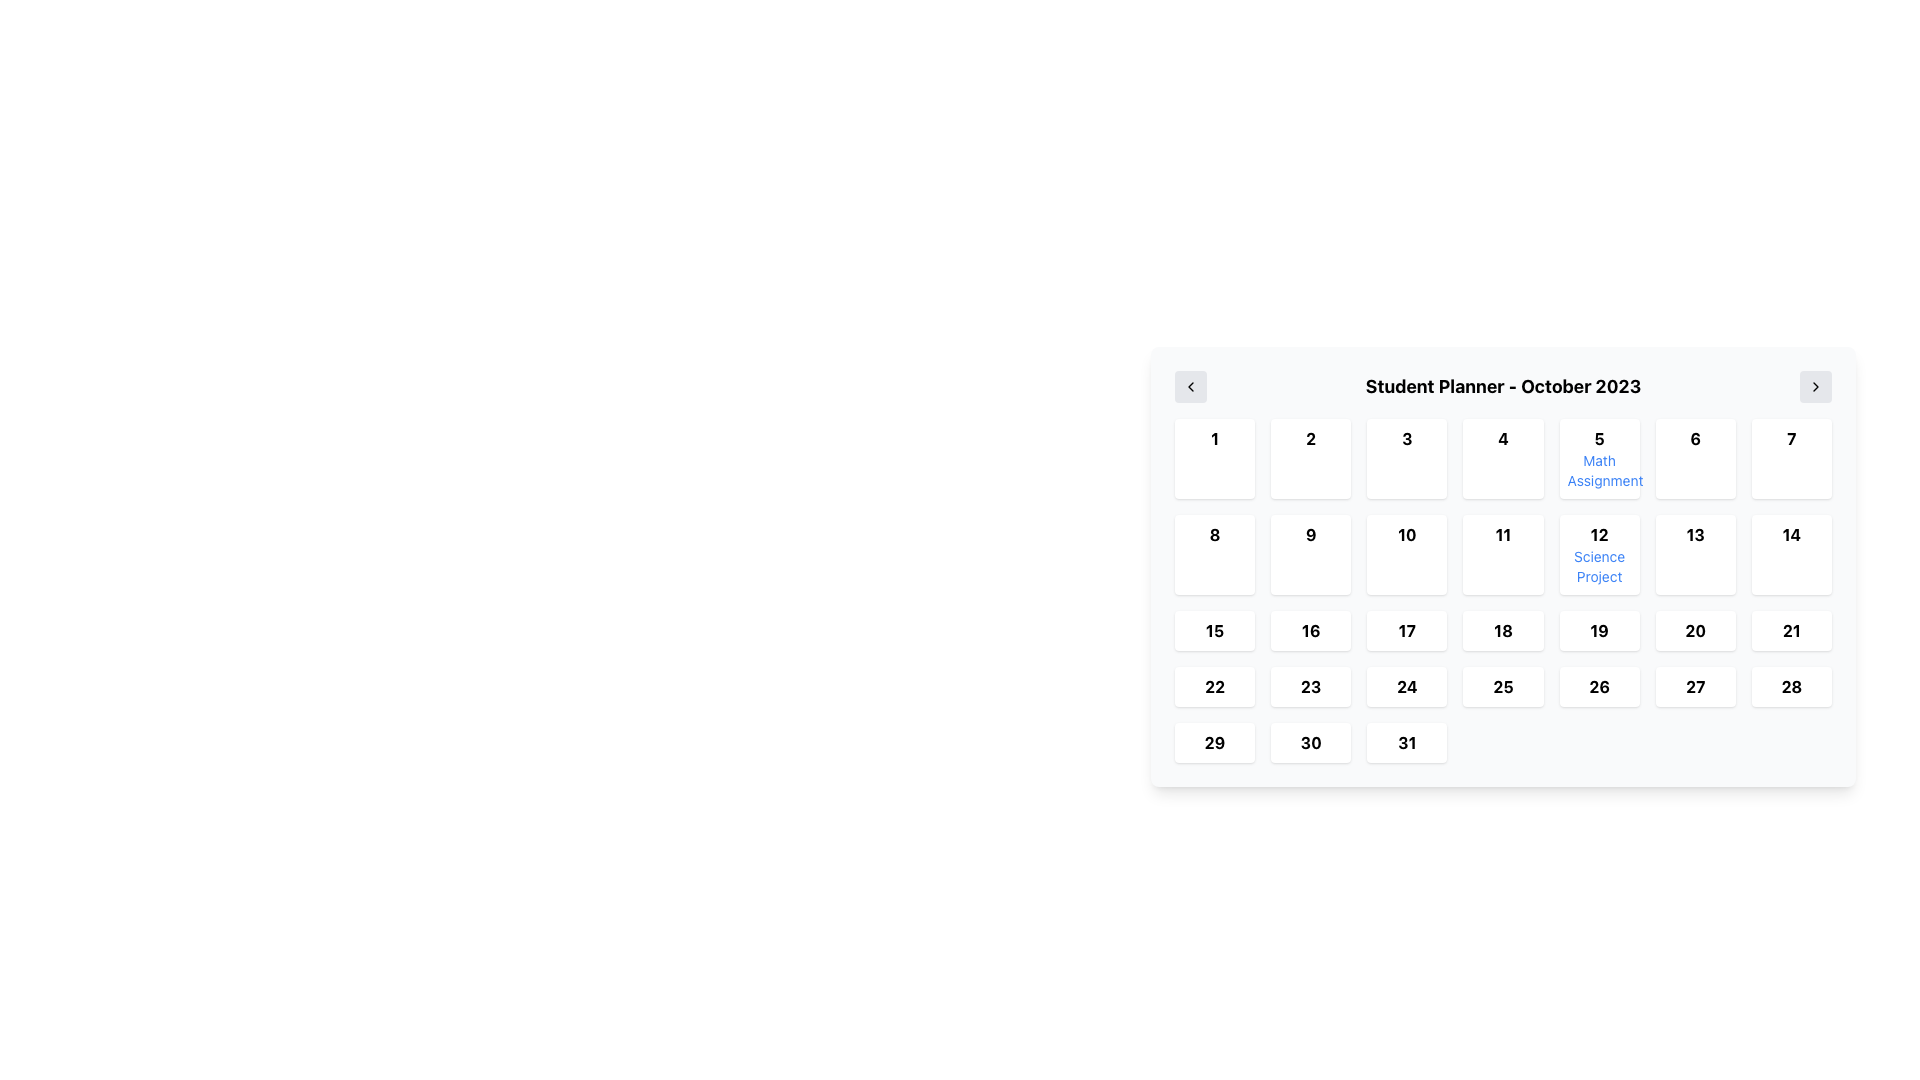  What do you see at coordinates (1791, 631) in the screenshot?
I see `the grid cell displaying the number '21' which is located in the fourth row and seventh column of a calendar-like grid layout` at bounding box center [1791, 631].